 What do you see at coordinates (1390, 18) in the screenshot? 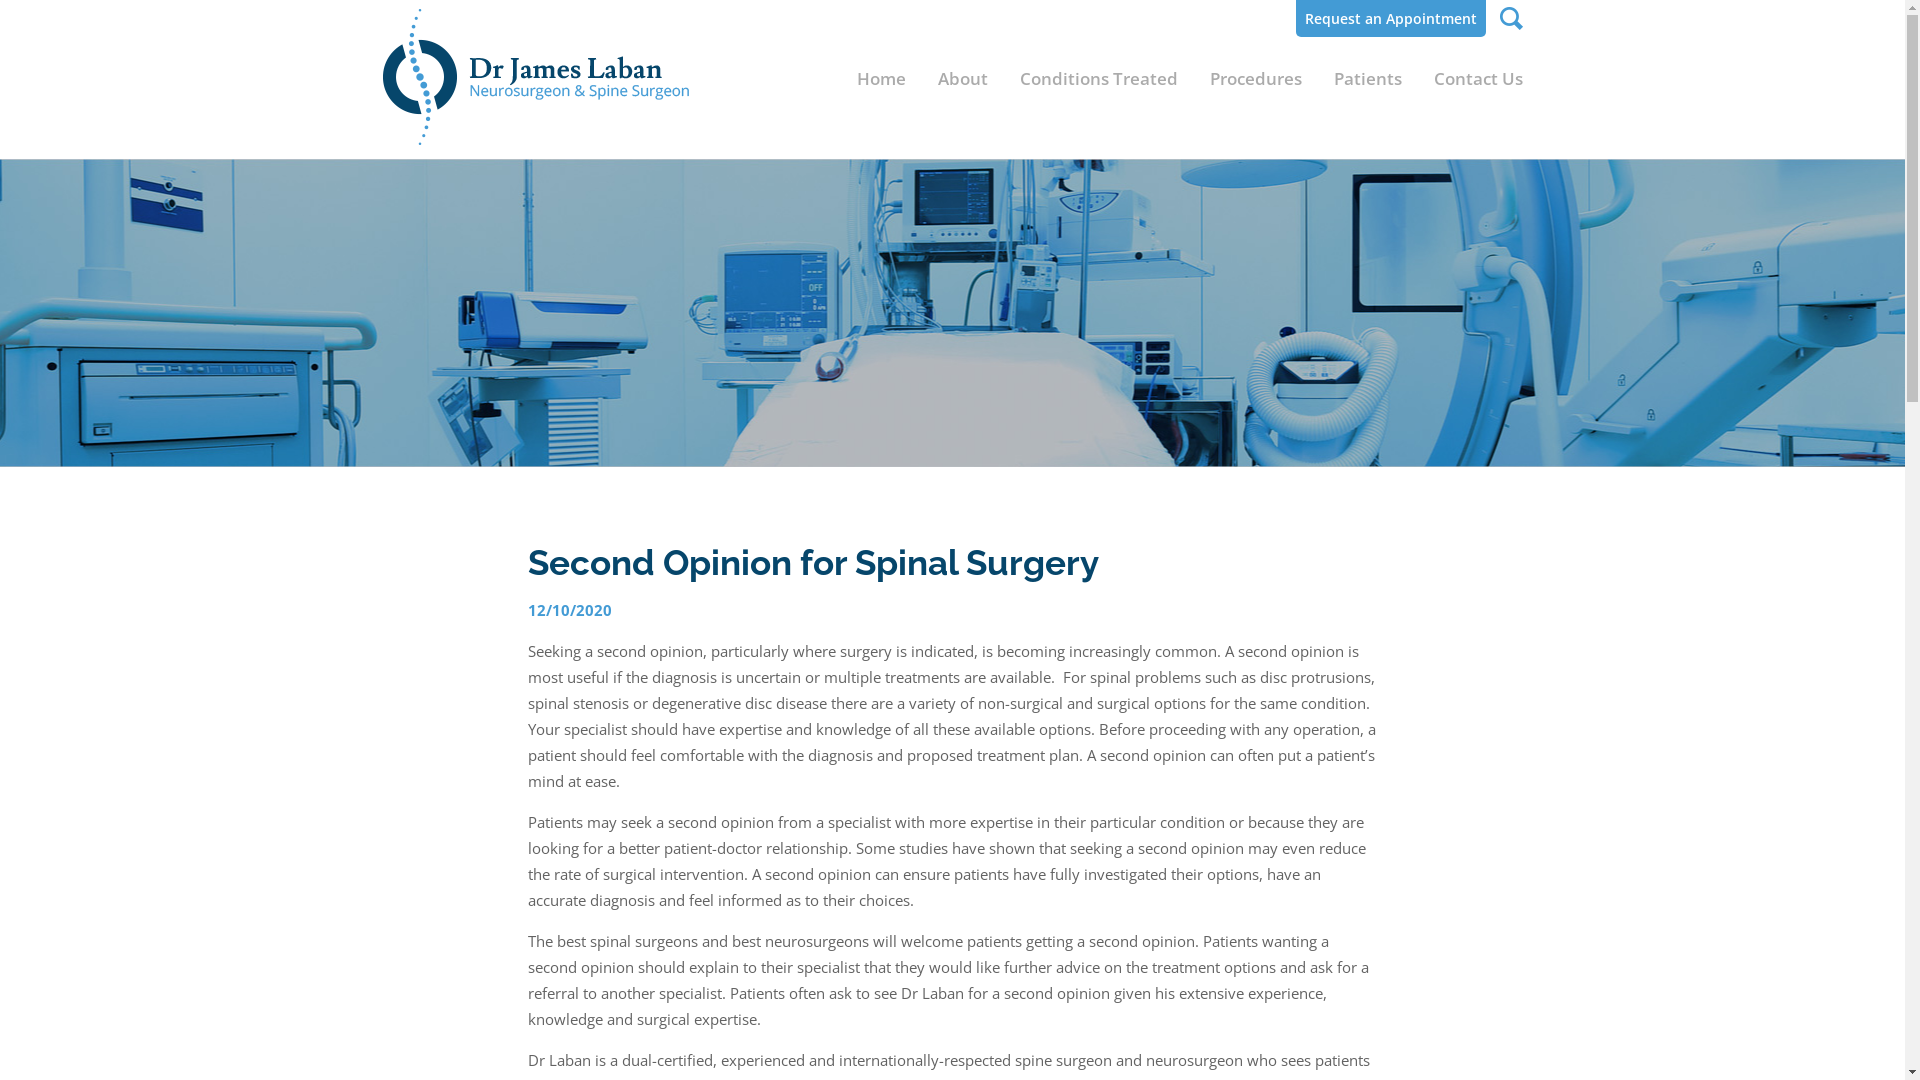
I see `'Request an Appointment'` at bounding box center [1390, 18].